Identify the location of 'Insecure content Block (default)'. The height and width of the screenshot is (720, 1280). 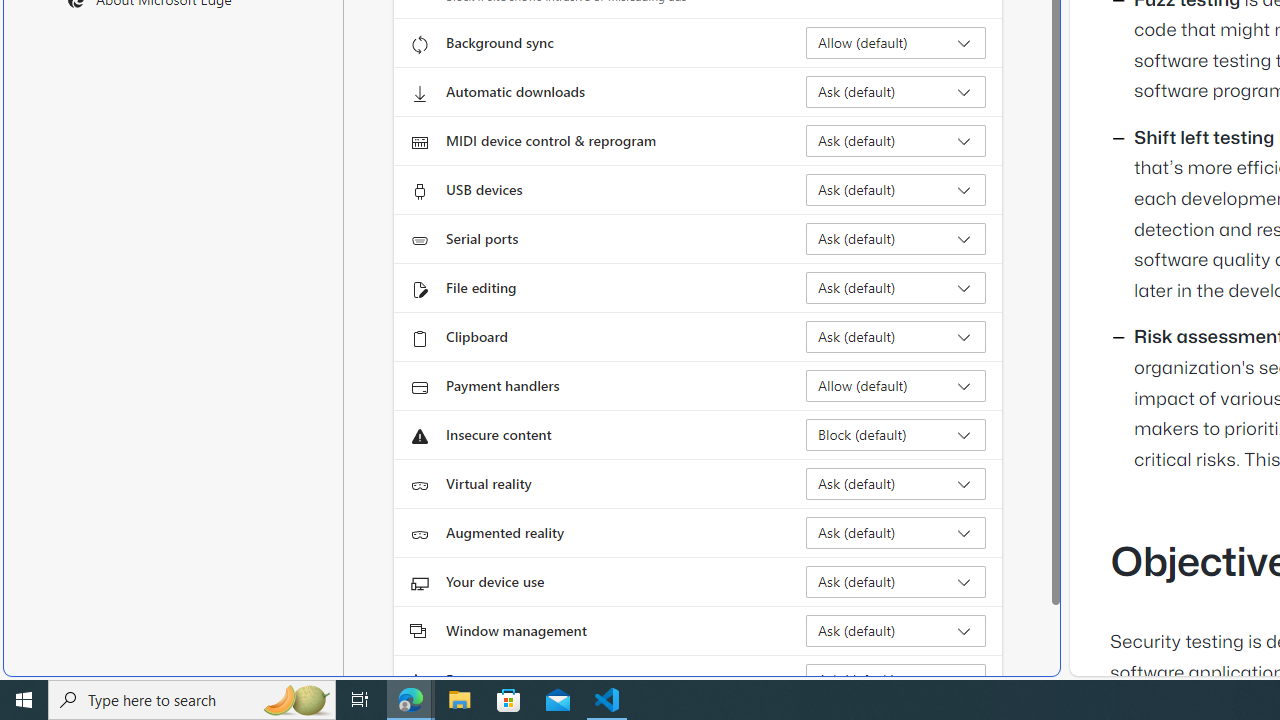
(895, 433).